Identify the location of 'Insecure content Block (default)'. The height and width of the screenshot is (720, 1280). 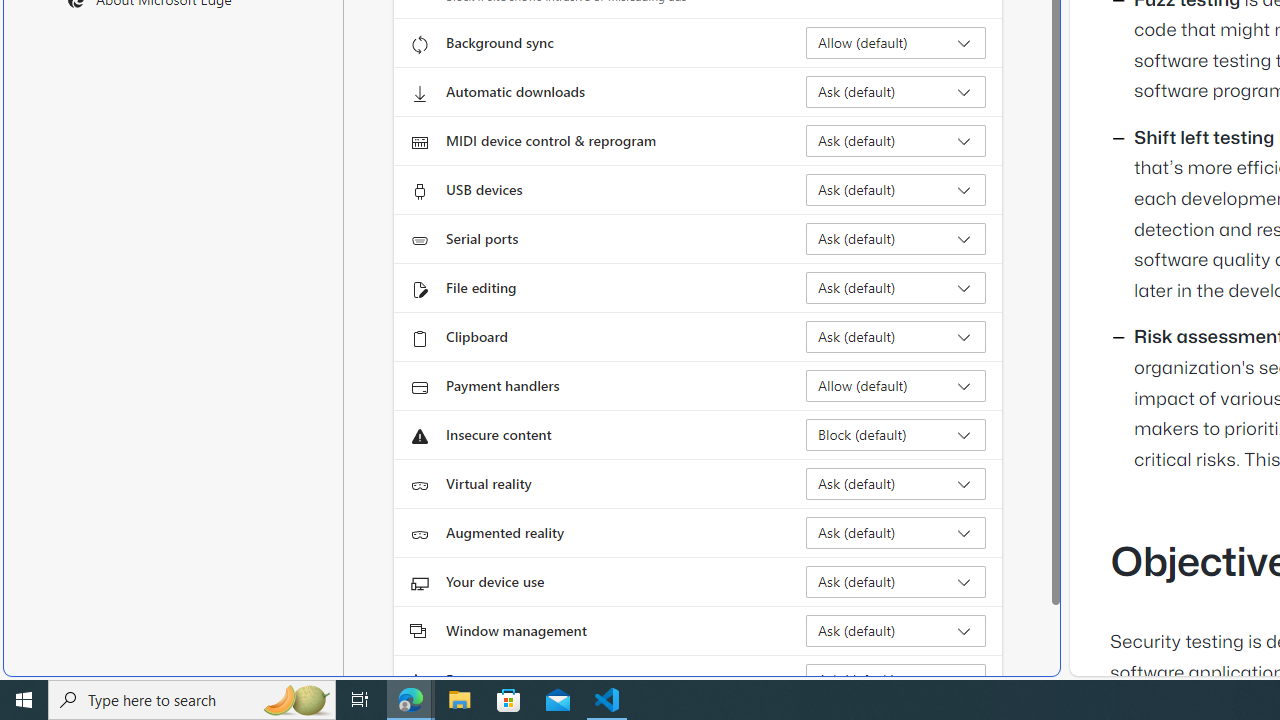
(895, 433).